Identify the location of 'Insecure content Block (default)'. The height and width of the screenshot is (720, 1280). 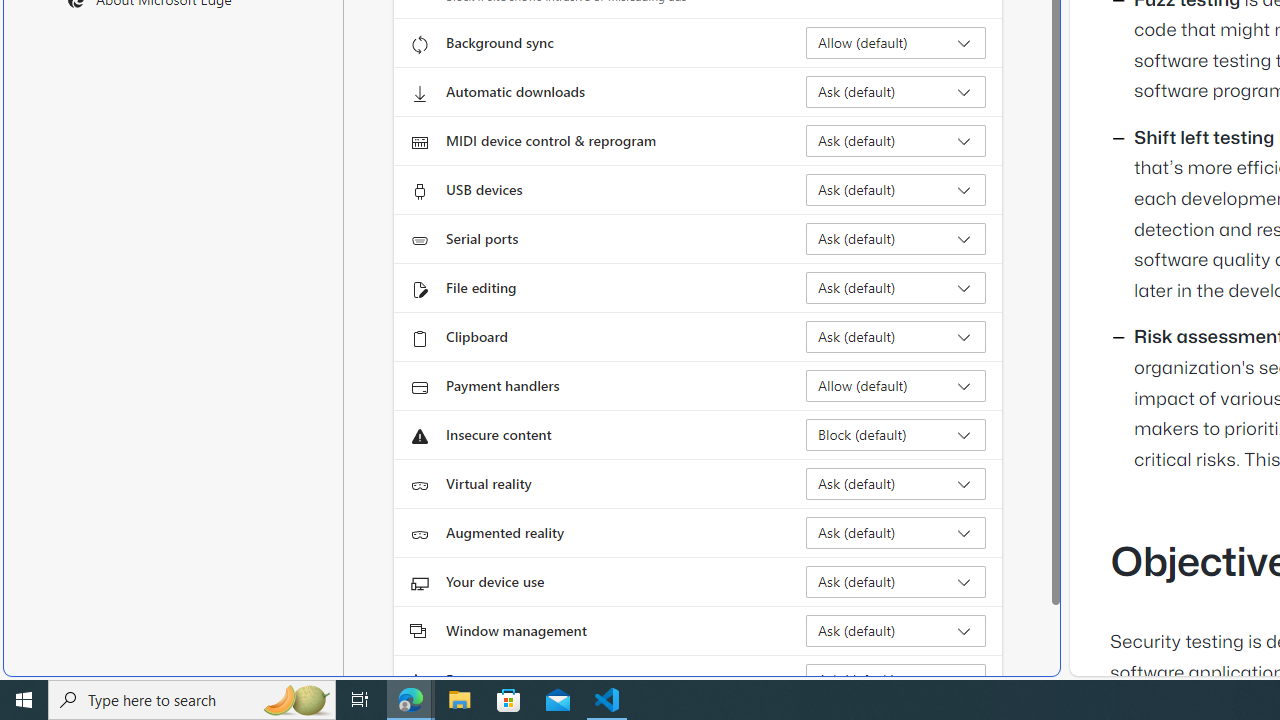
(895, 433).